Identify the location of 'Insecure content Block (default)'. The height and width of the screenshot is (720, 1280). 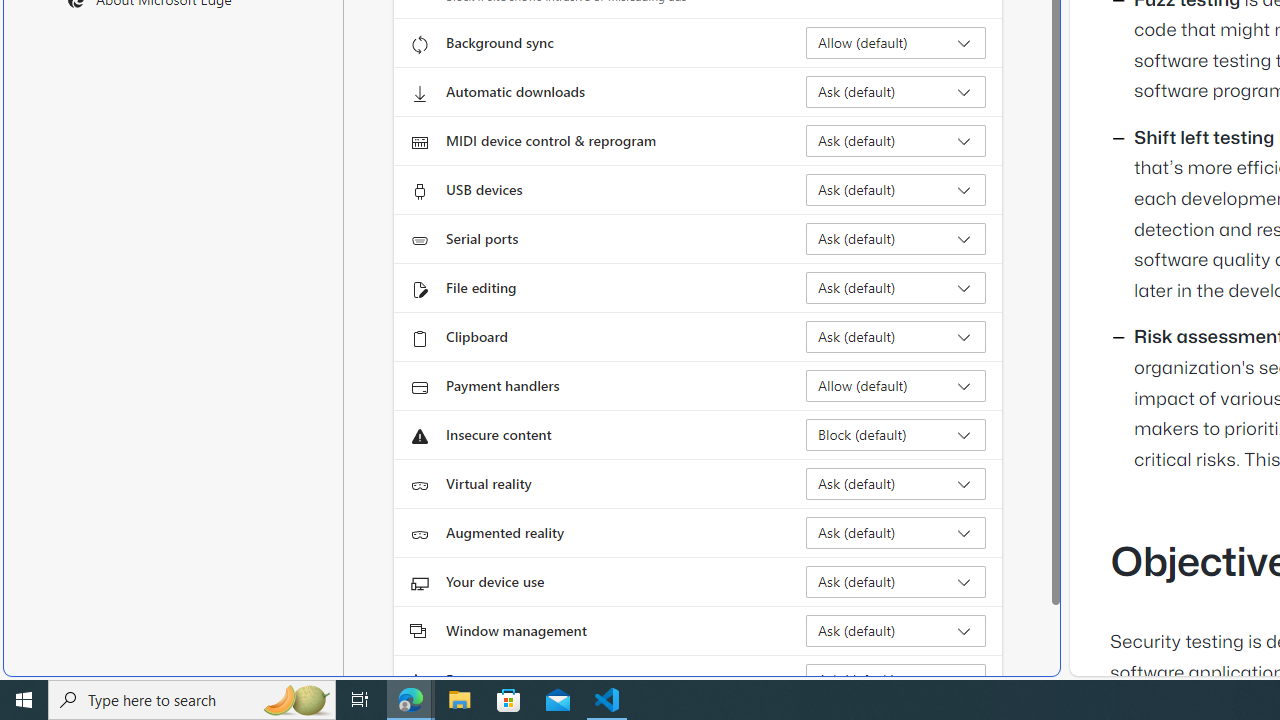
(895, 433).